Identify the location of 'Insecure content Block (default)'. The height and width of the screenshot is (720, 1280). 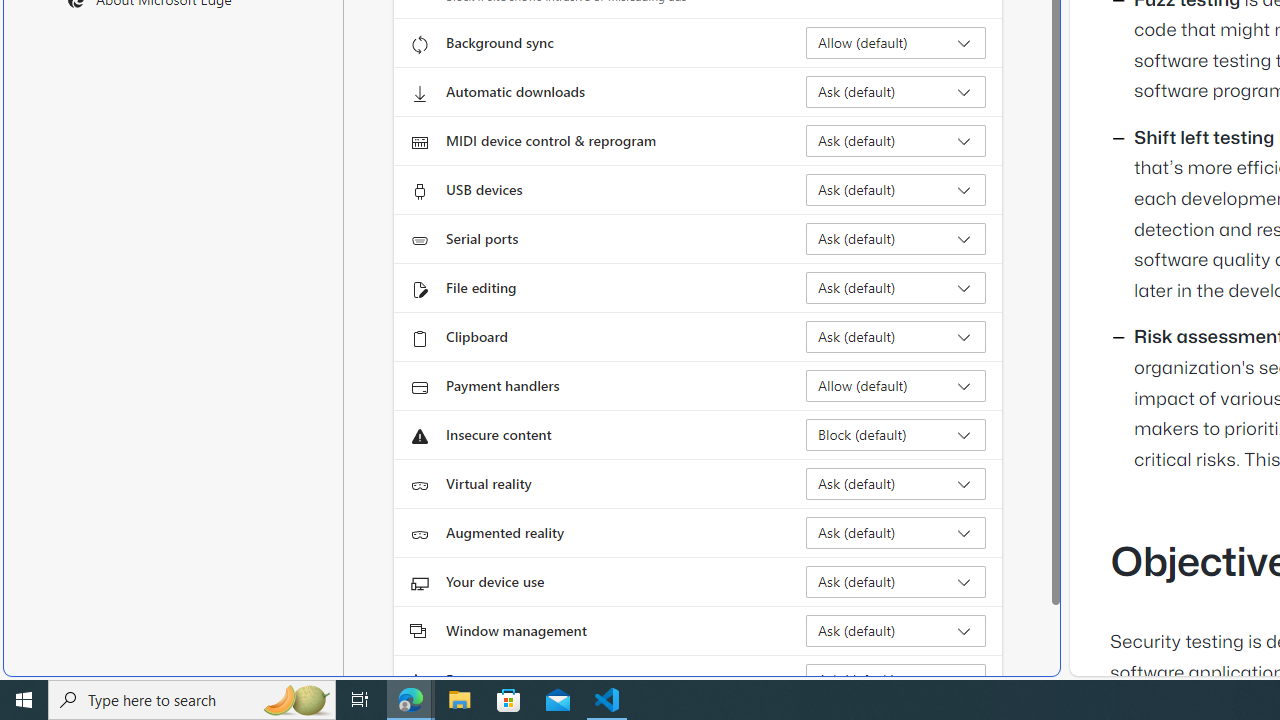
(895, 433).